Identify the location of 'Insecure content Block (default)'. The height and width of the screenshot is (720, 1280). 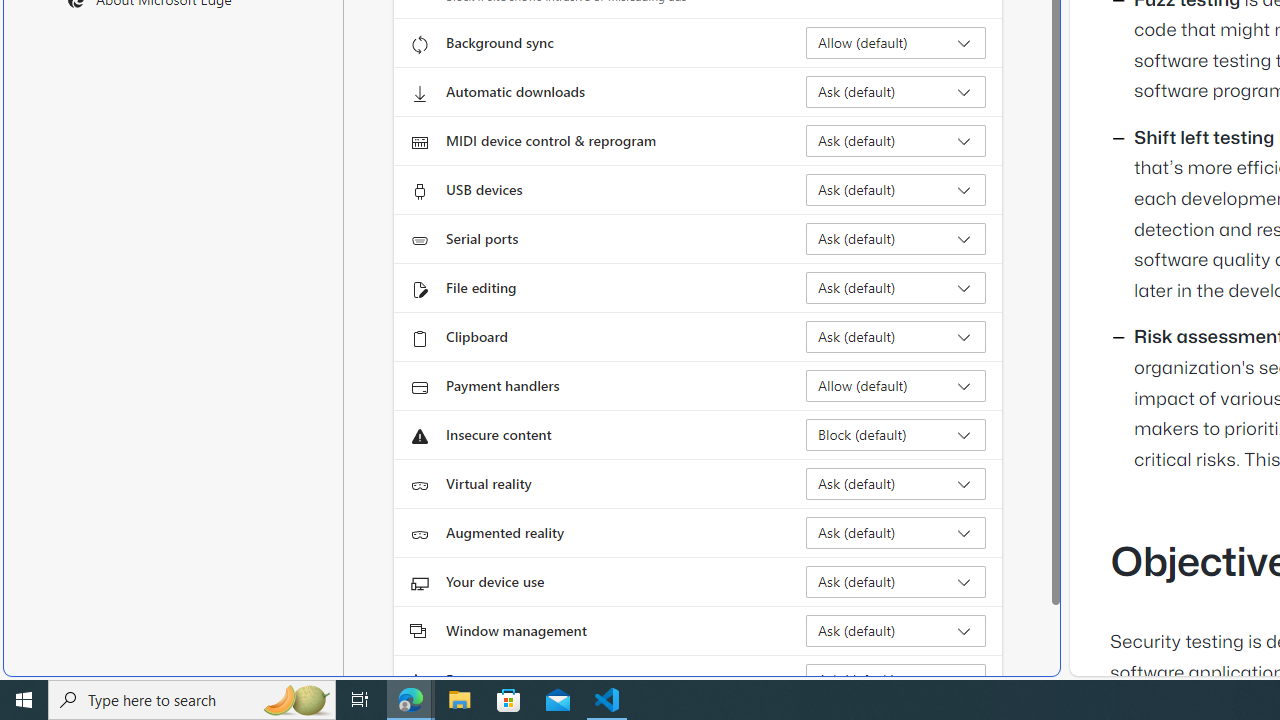
(895, 433).